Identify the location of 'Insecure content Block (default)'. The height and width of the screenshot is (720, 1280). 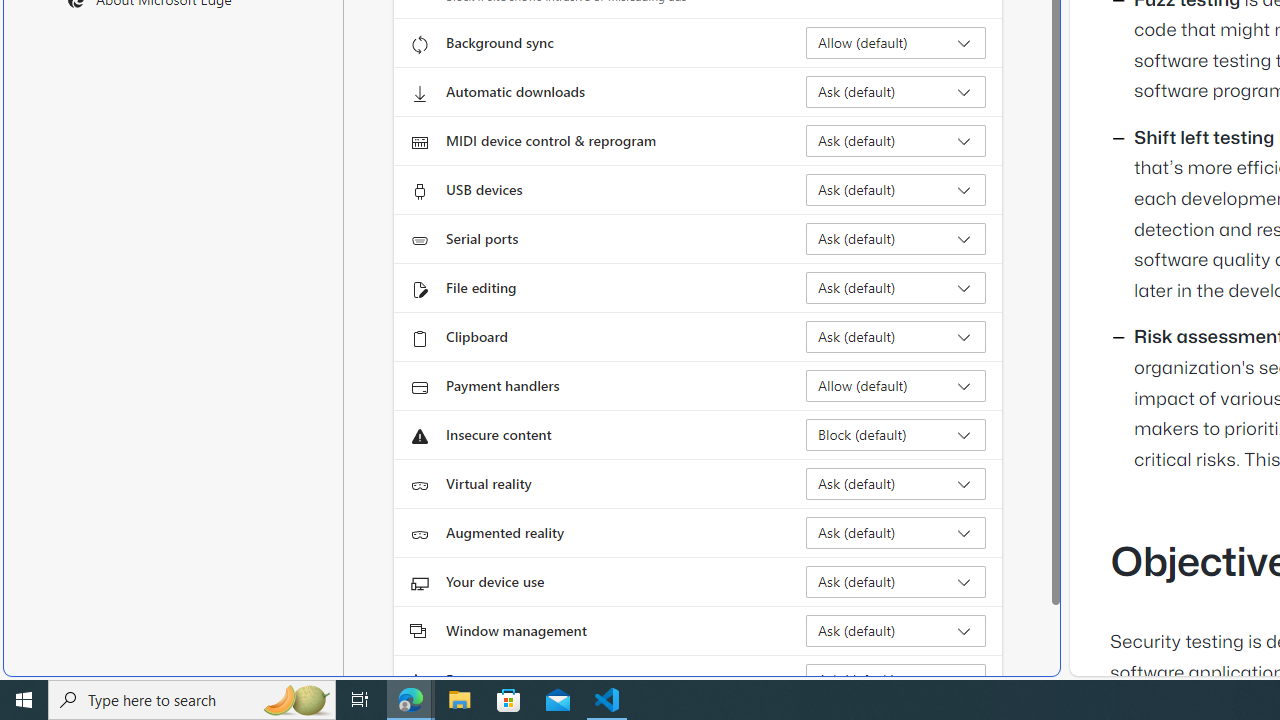
(895, 433).